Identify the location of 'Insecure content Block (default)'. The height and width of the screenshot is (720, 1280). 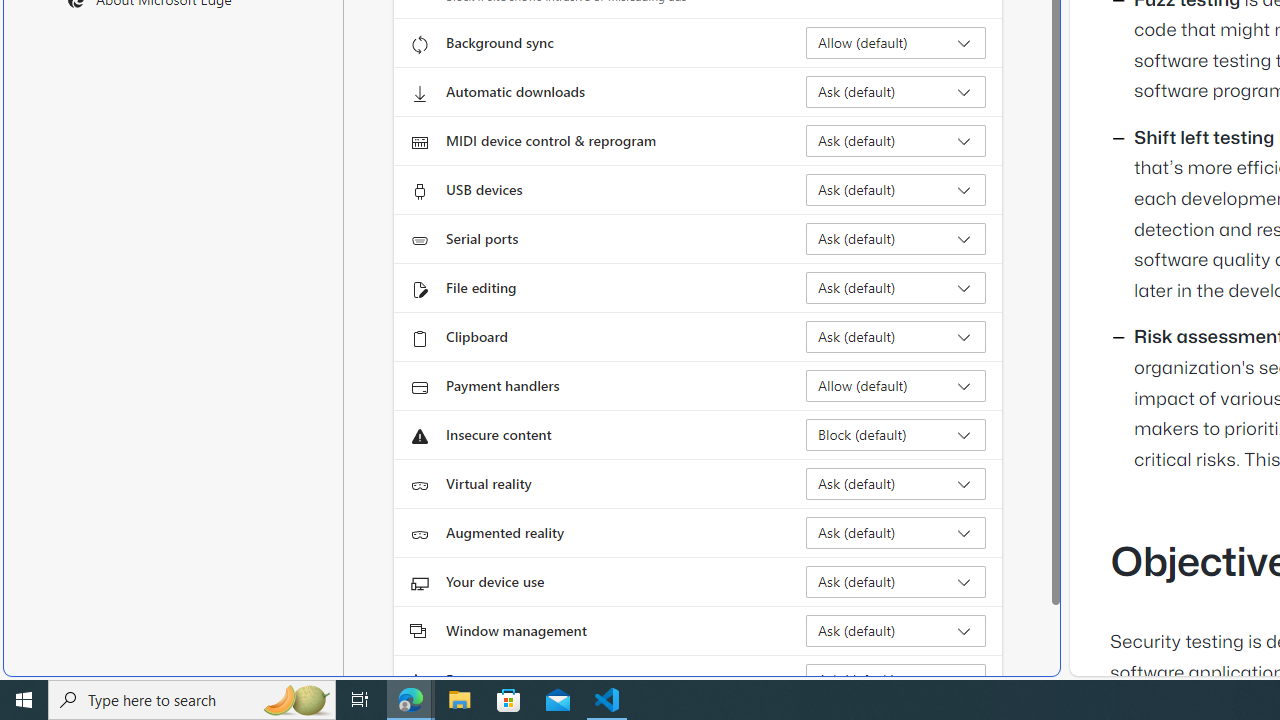
(895, 433).